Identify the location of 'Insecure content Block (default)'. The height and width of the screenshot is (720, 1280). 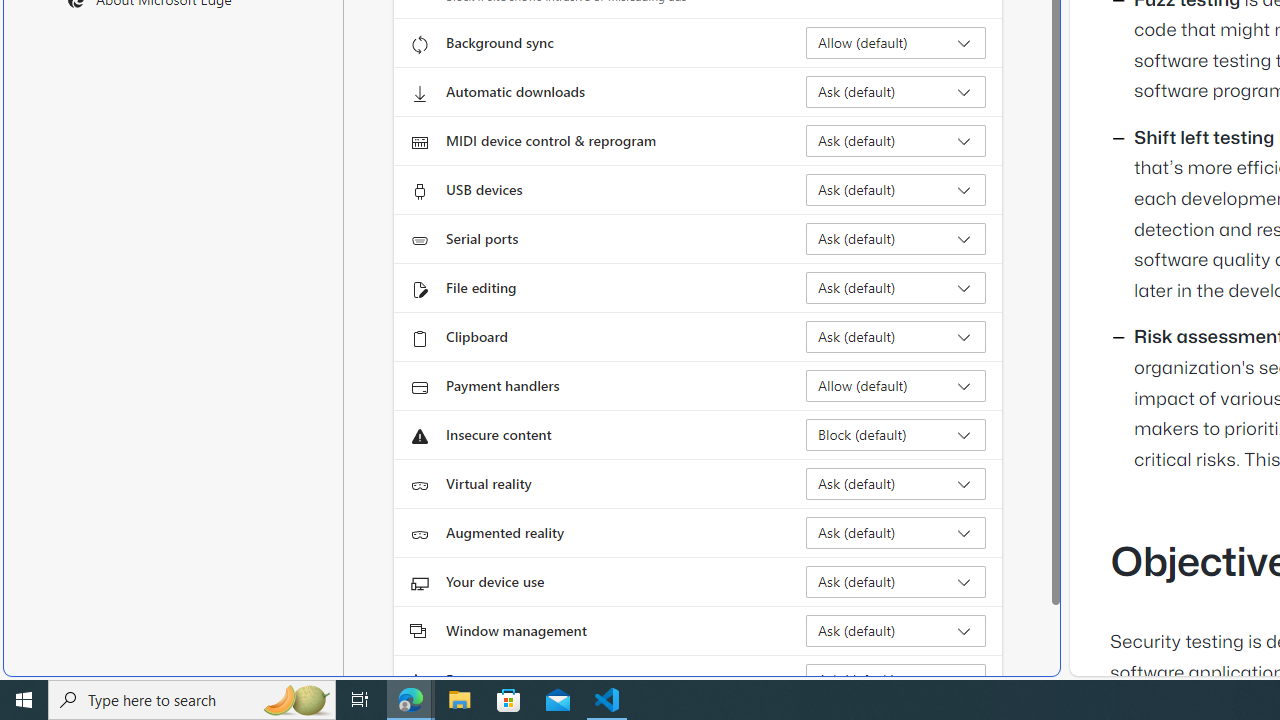
(895, 433).